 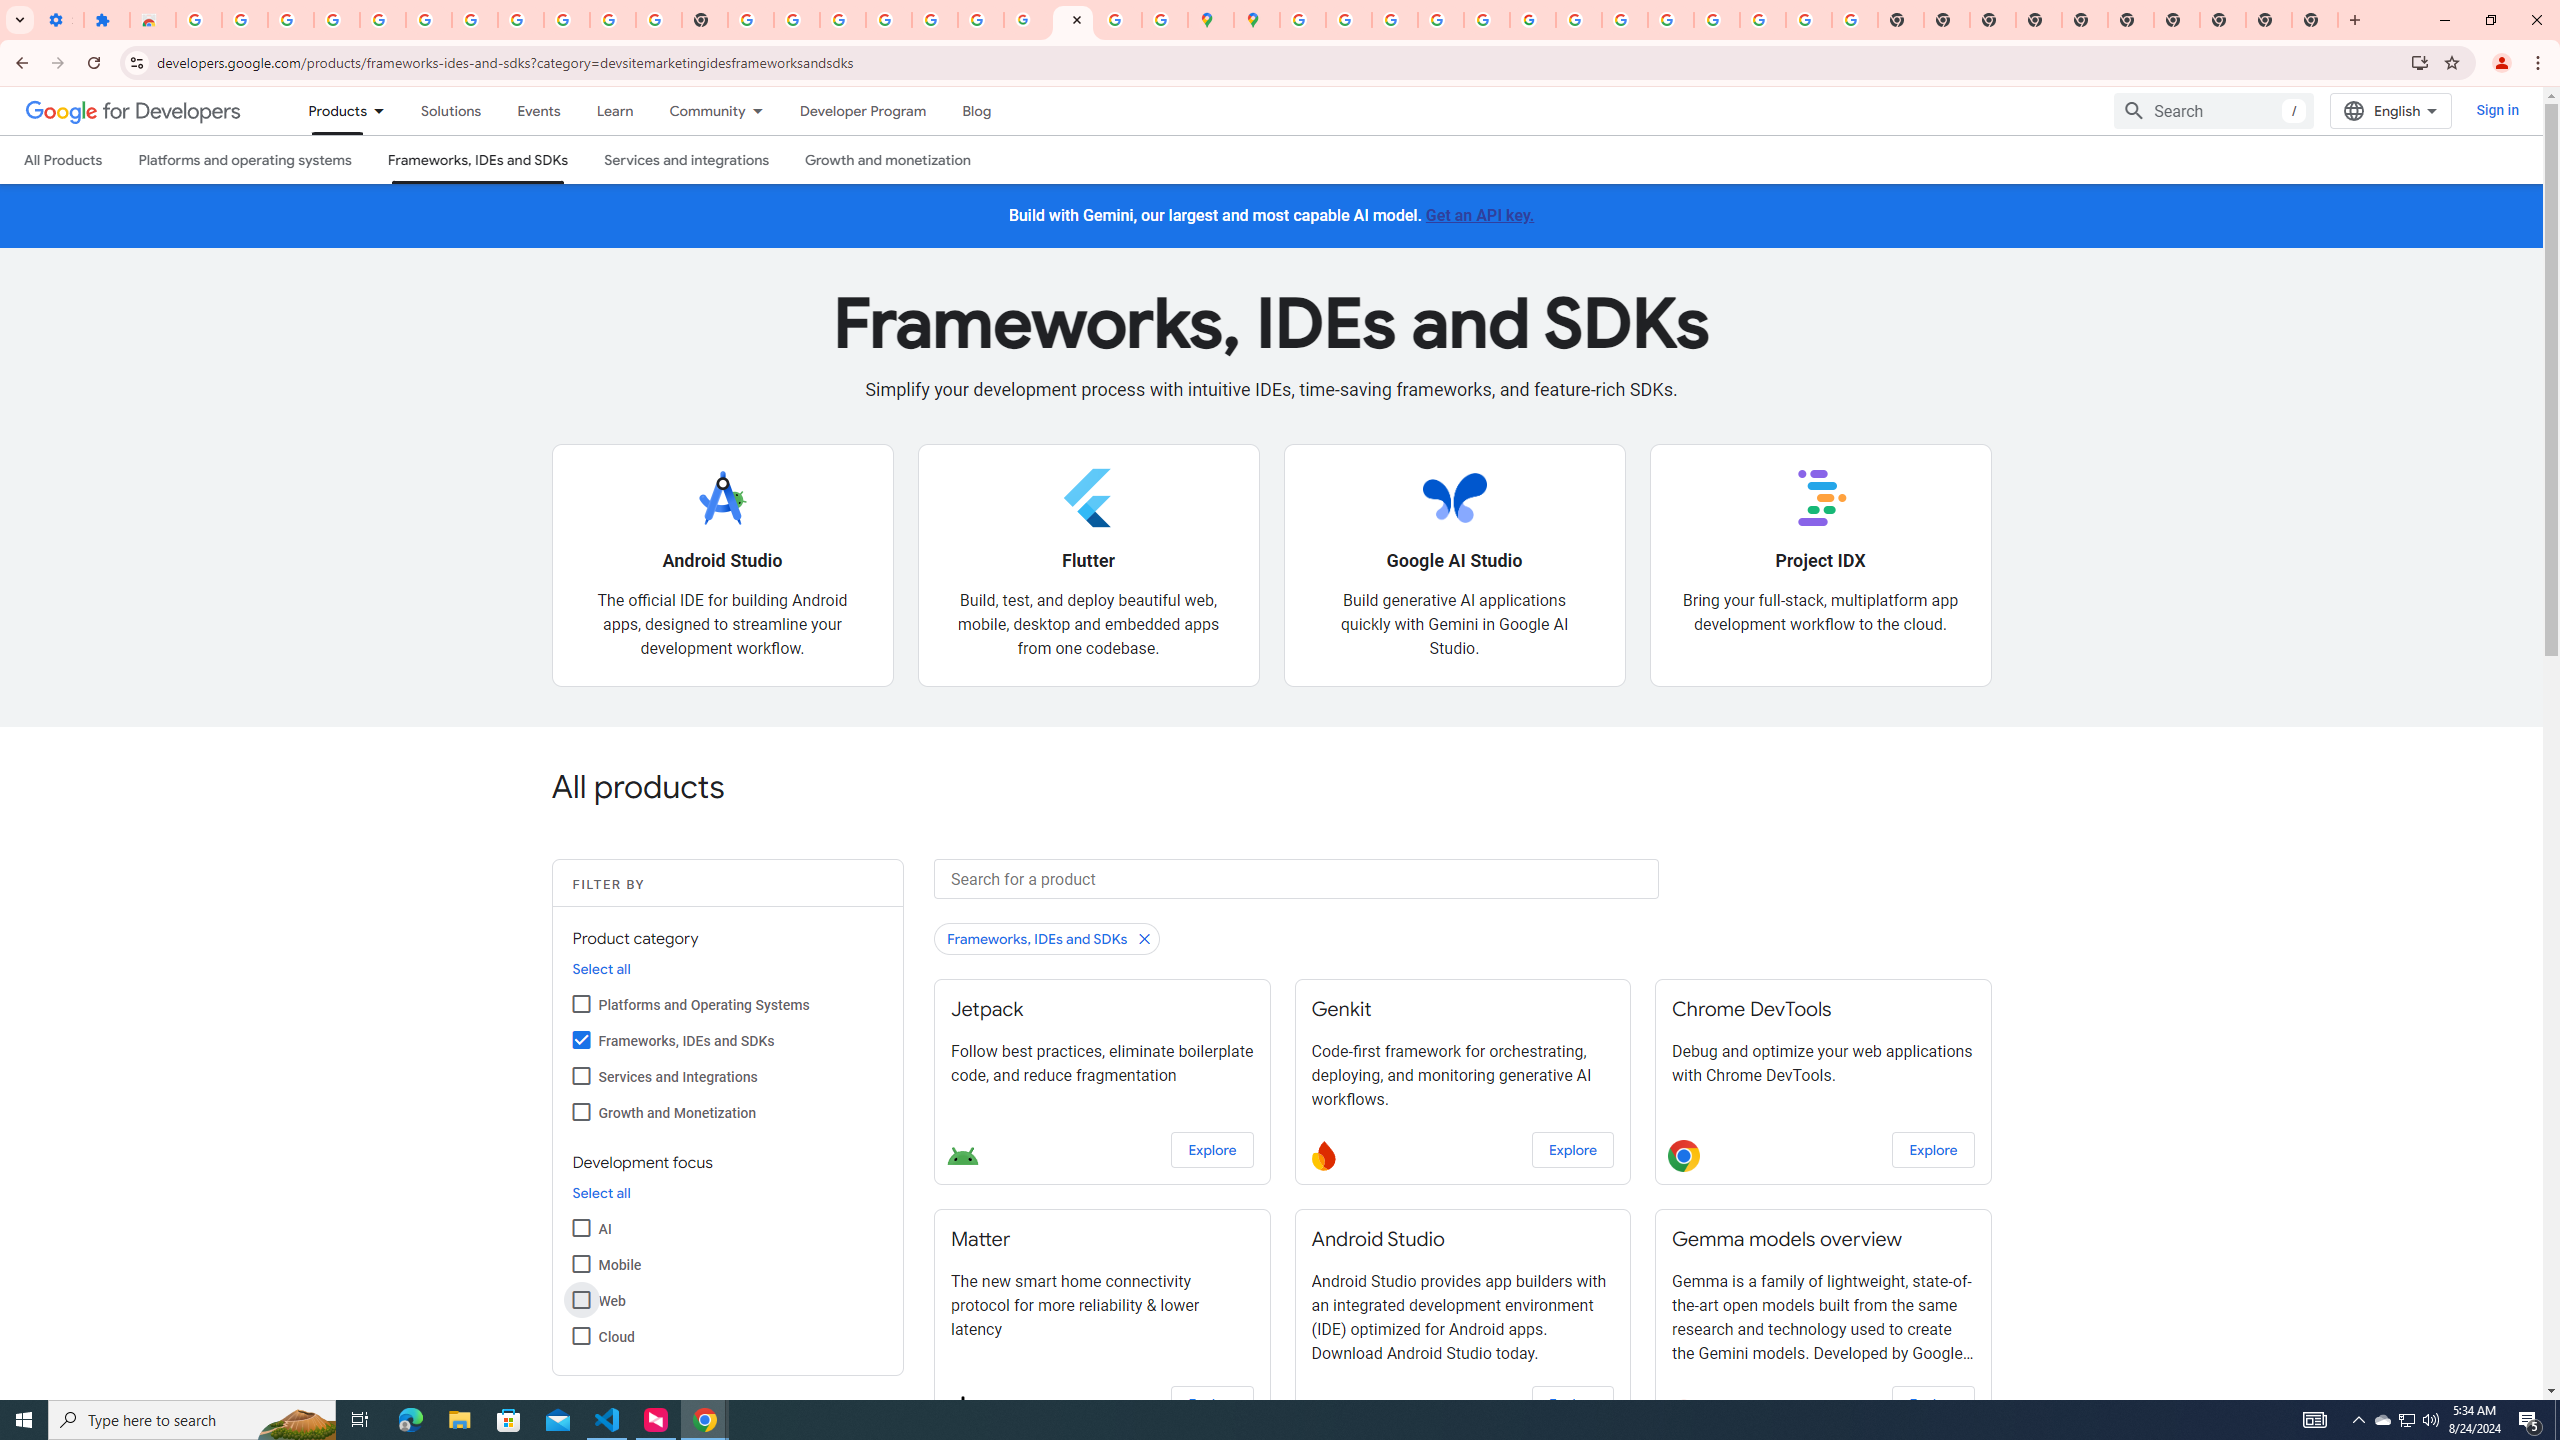 I want to click on 'Delete photos & videos - Computer - Google Photos Help', so click(x=335, y=19).